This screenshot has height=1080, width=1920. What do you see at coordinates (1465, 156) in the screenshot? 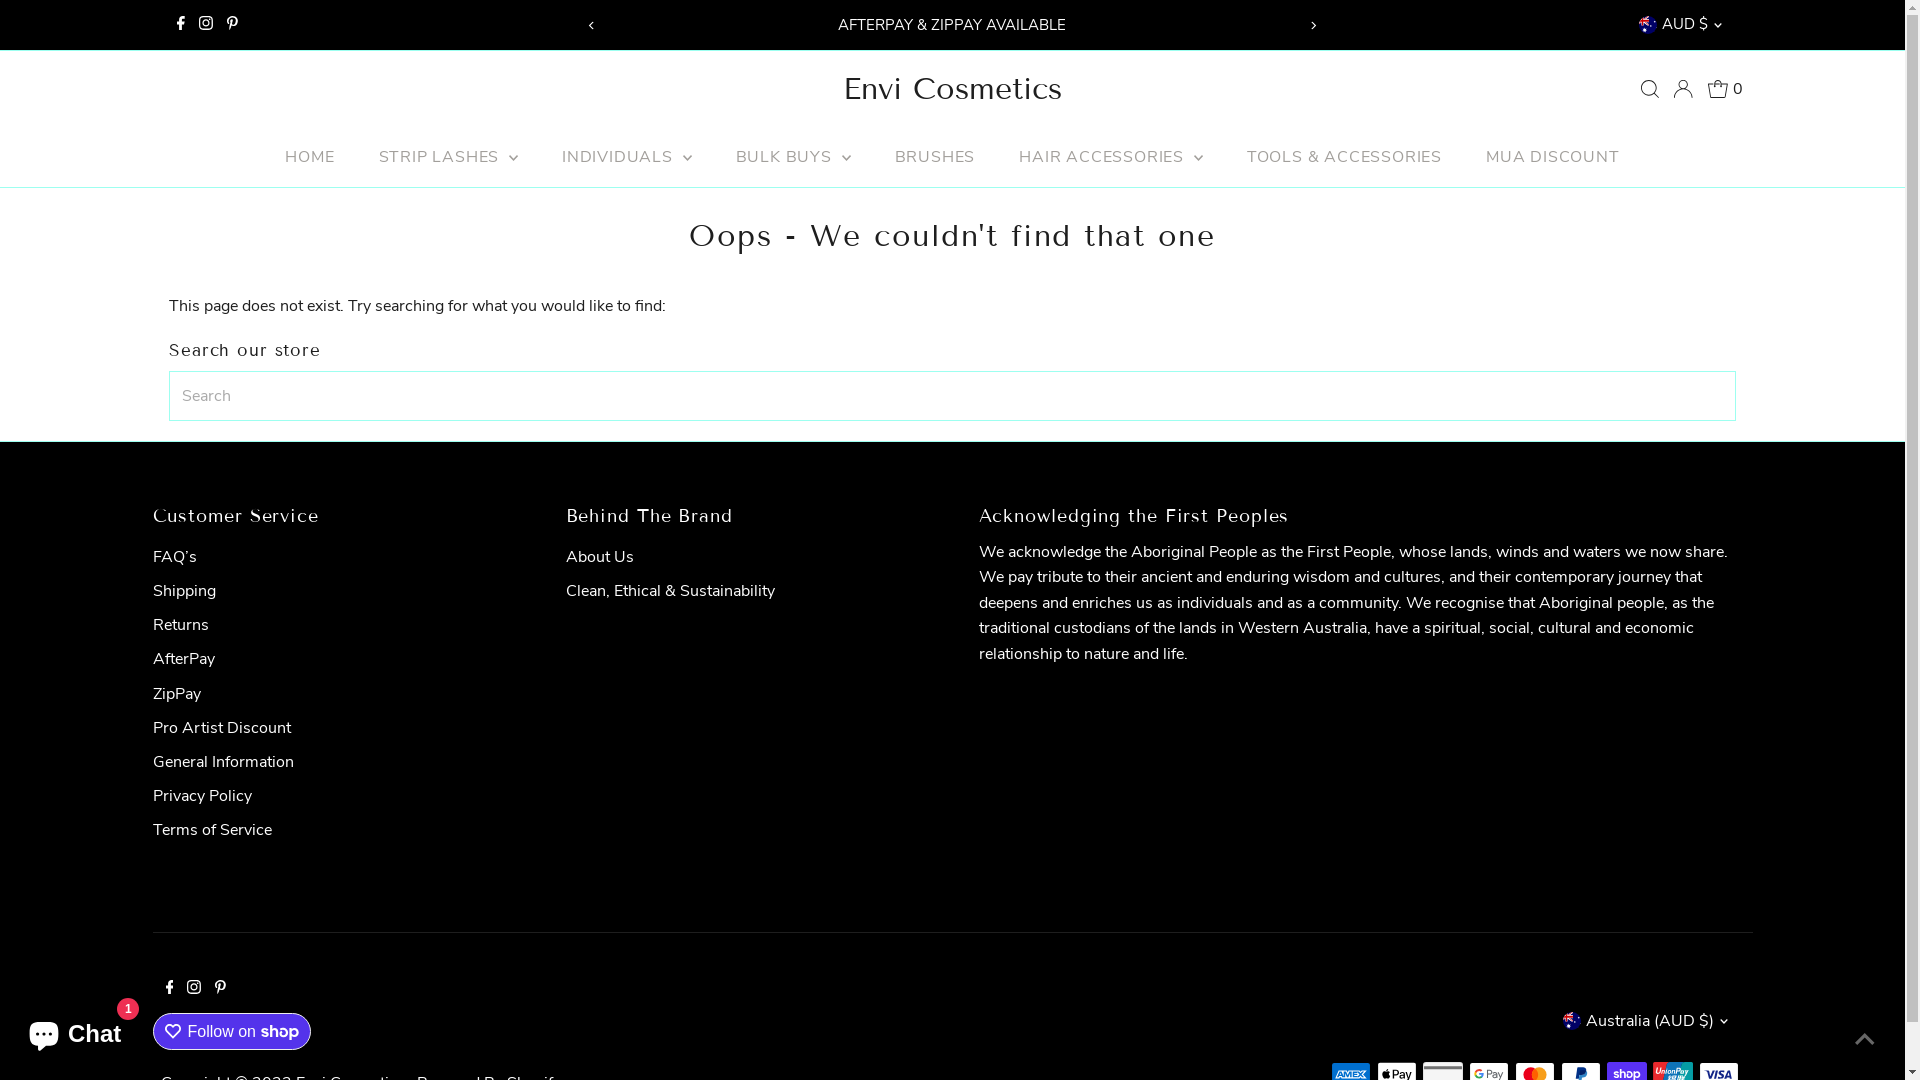
I see `'MUA DISCOUNT'` at bounding box center [1465, 156].